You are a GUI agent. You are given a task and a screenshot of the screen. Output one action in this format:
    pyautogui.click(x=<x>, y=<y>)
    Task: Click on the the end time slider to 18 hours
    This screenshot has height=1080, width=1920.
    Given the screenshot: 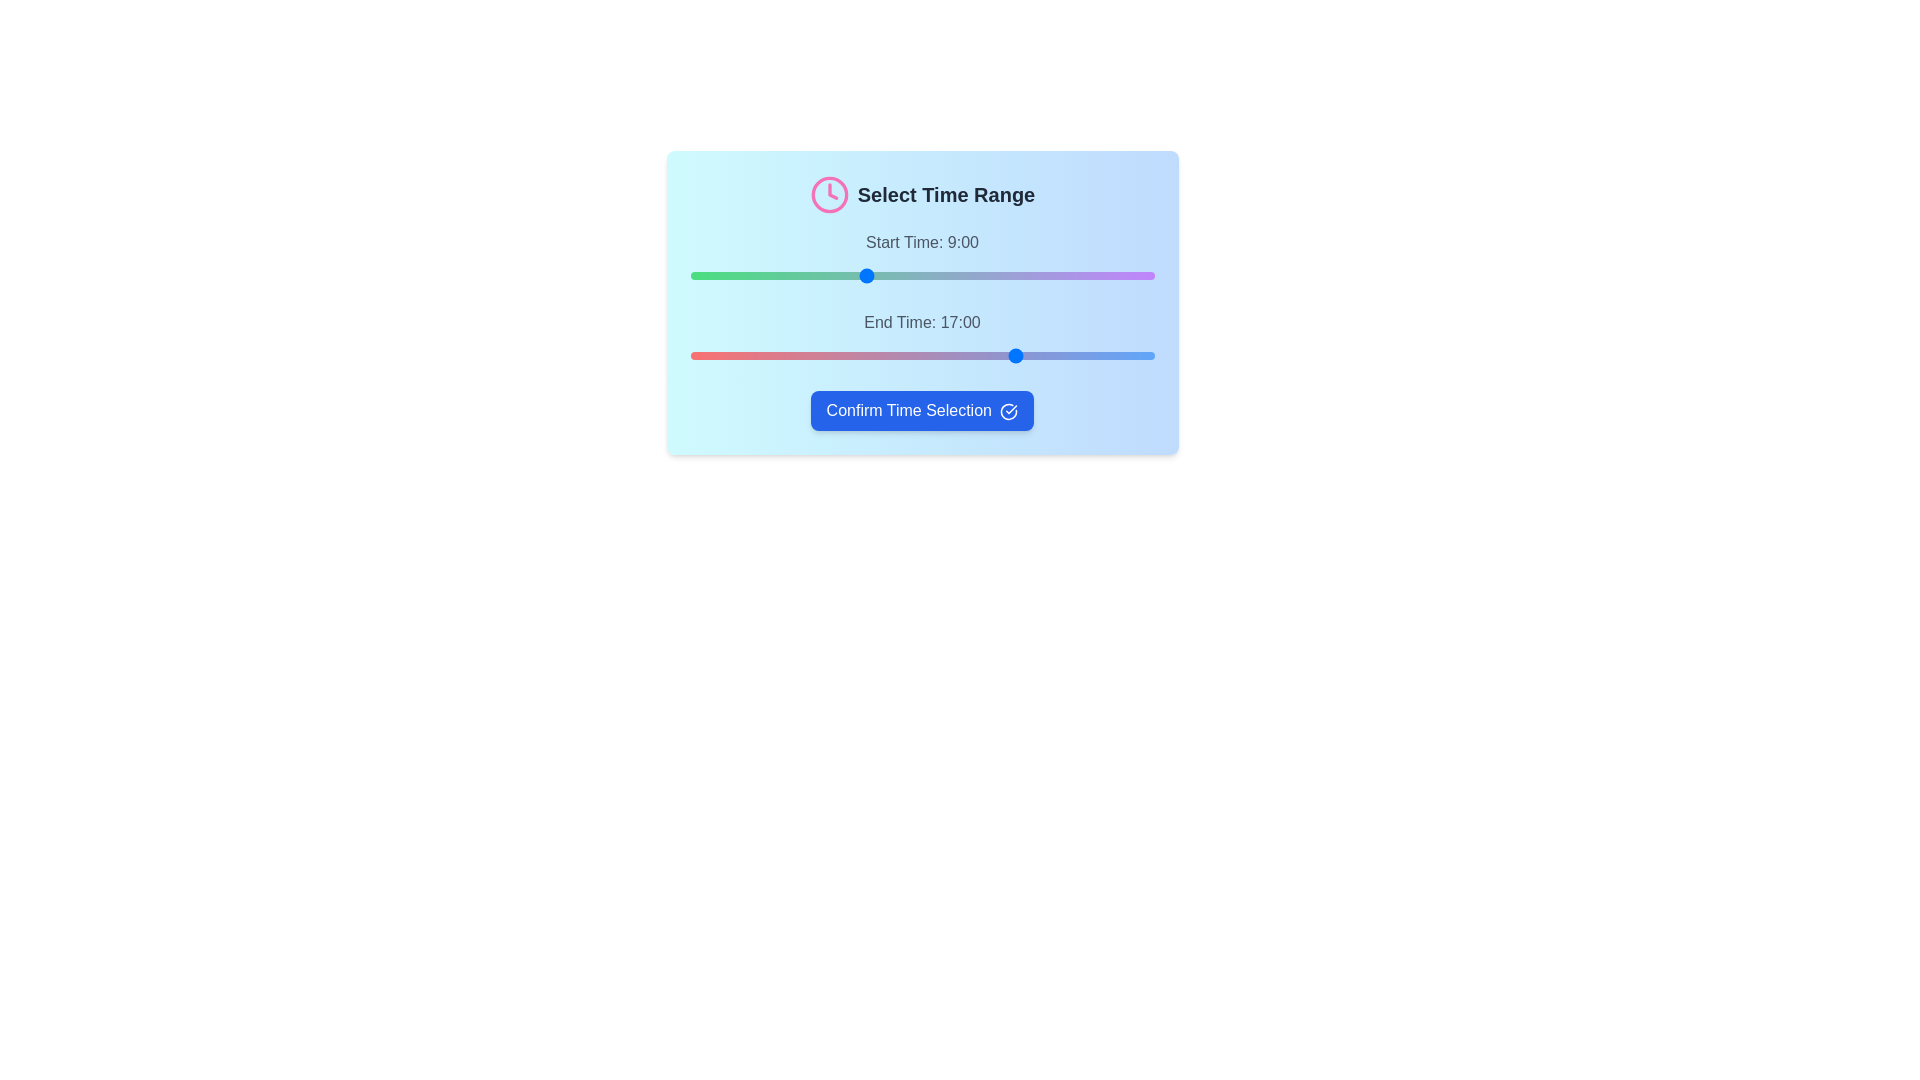 What is the action you would take?
    pyautogui.click(x=1038, y=354)
    